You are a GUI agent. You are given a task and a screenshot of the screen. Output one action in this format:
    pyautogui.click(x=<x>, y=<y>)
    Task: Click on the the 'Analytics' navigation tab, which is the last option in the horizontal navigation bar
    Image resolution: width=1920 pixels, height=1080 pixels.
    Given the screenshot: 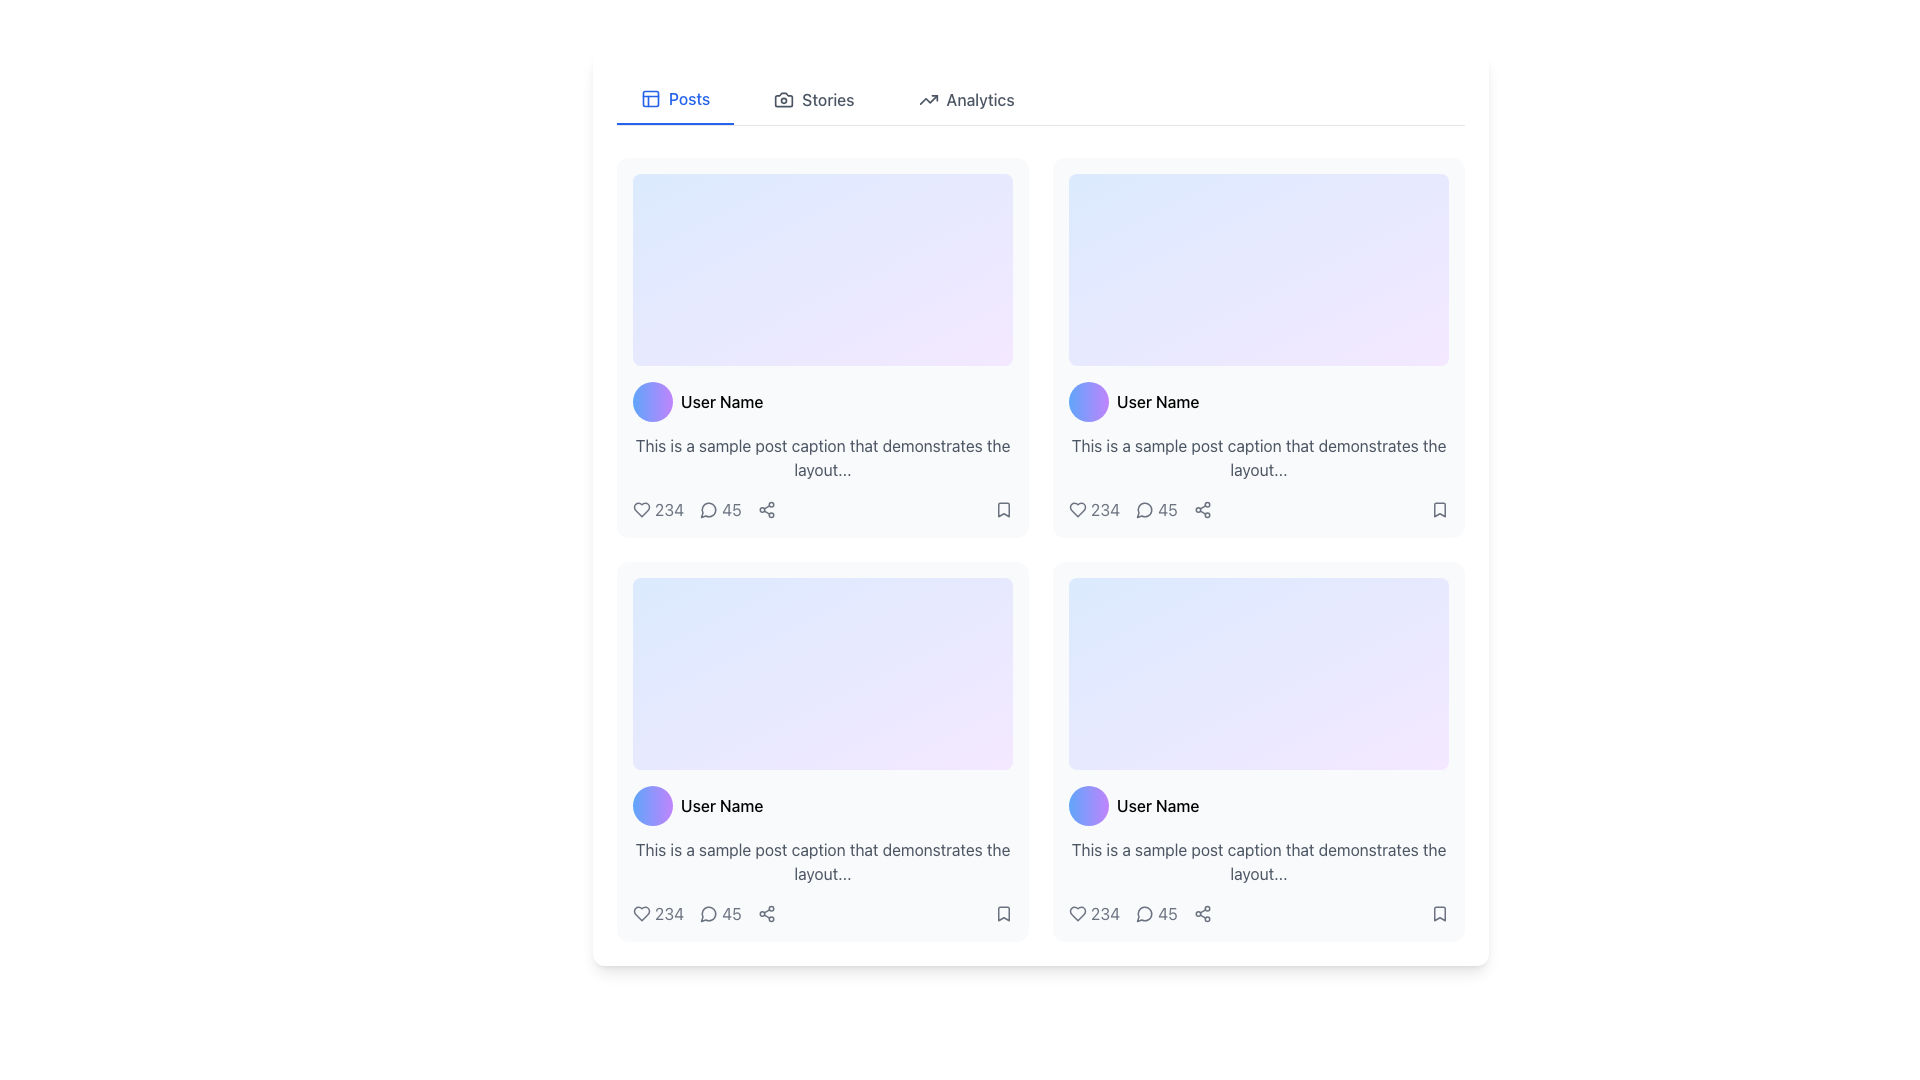 What is the action you would take?
    pyautogui.click(x=966, y=100)
    